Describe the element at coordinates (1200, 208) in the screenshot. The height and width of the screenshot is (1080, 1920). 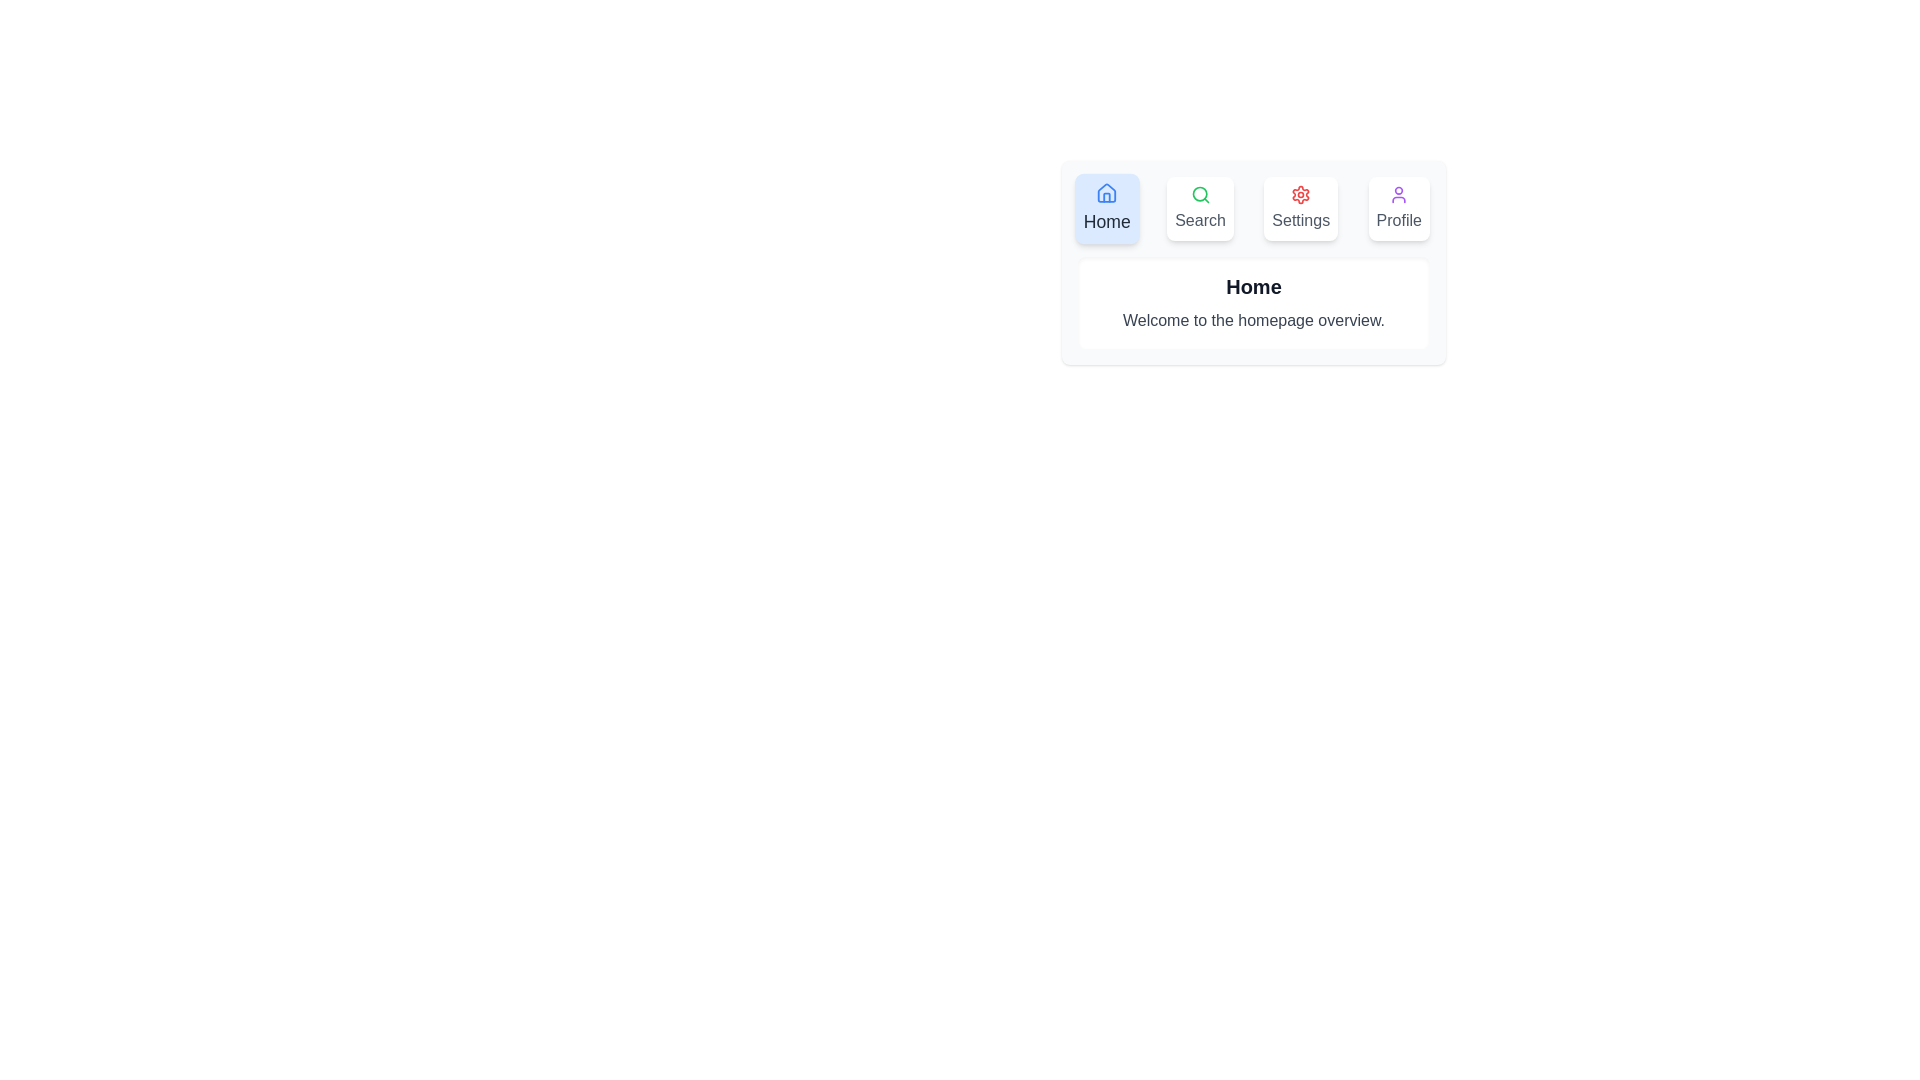
I see `the tab labeled Search to observe its hover effect` at that location.